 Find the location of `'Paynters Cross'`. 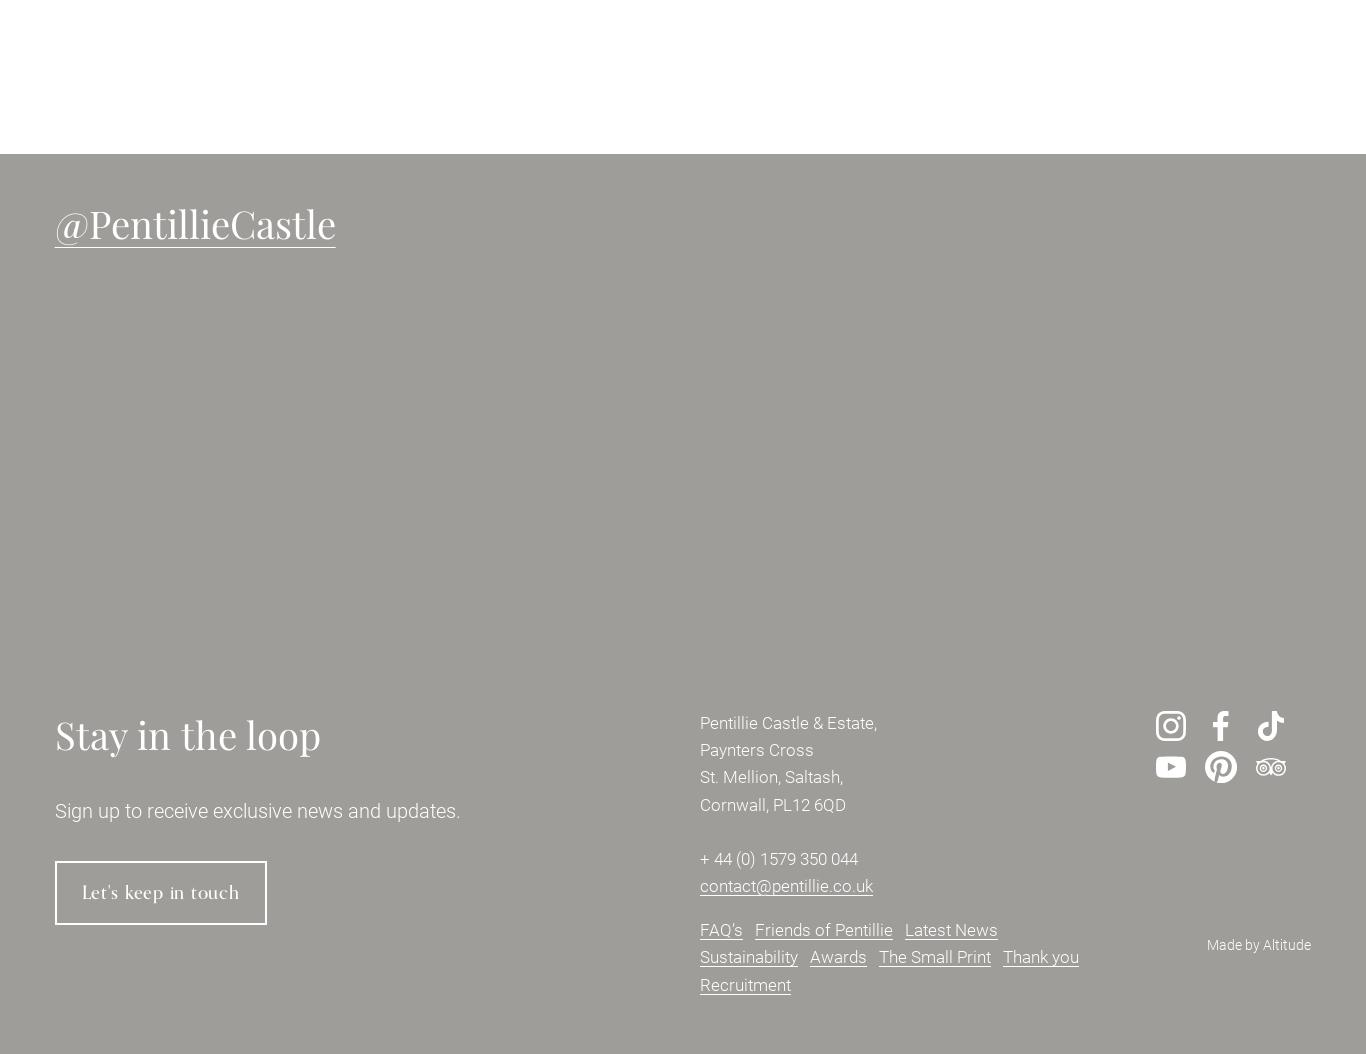

'Paynters Cross' is located at coordinates (699, 750).